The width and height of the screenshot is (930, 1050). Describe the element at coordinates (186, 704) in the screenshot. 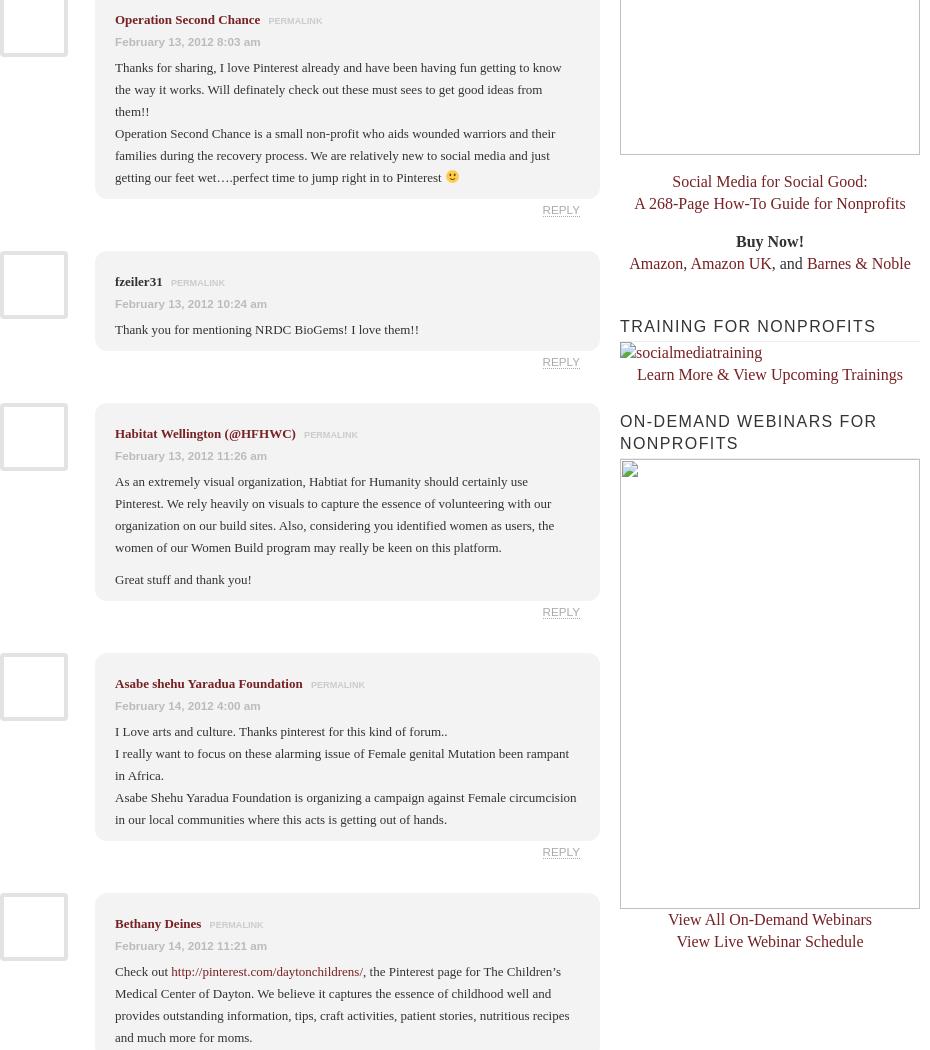

I see `'February 14, 2012 4:00 am'` at that location.